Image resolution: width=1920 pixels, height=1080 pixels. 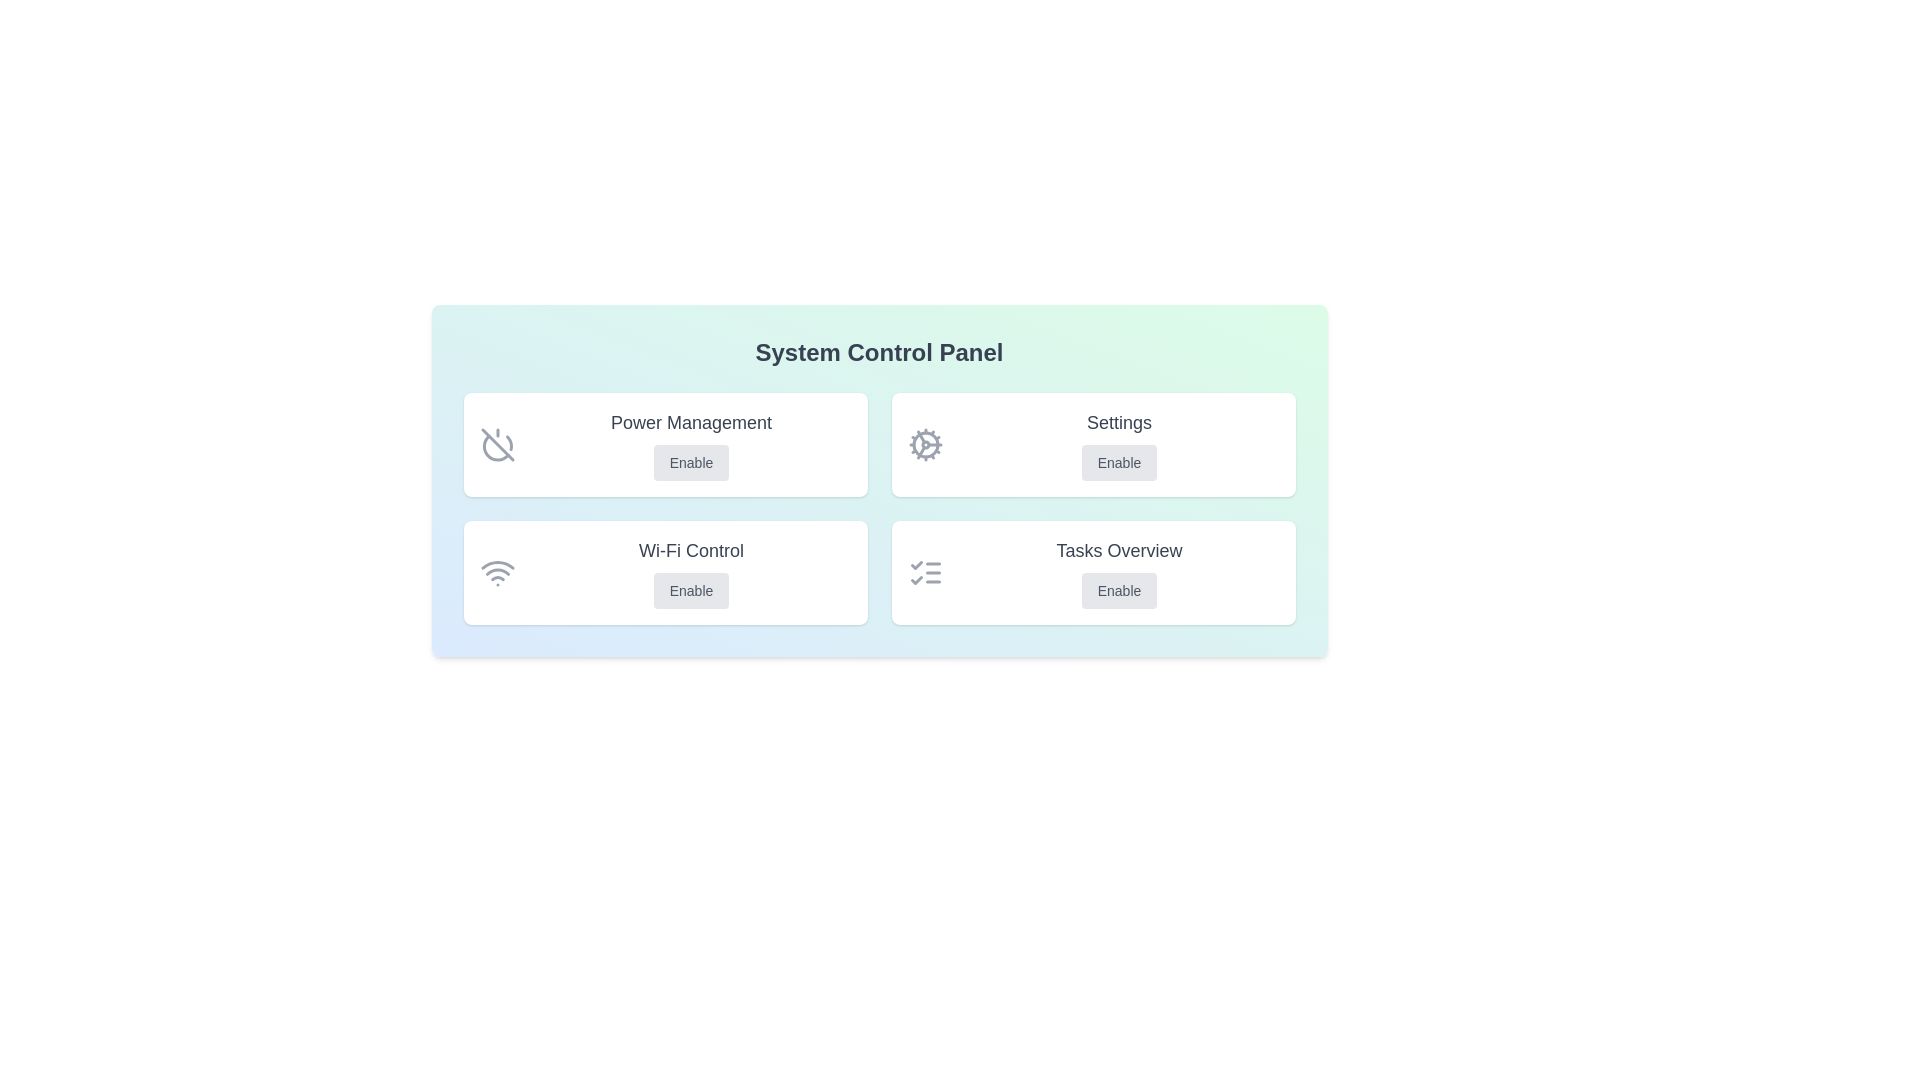 I want to click on the checklist icon in the 'Tasks Overview' card, which is positioned centrally in the interface, to the left of the 'Enable' button and below the 'Tasks Overview' text, so click(x=924, y=573).